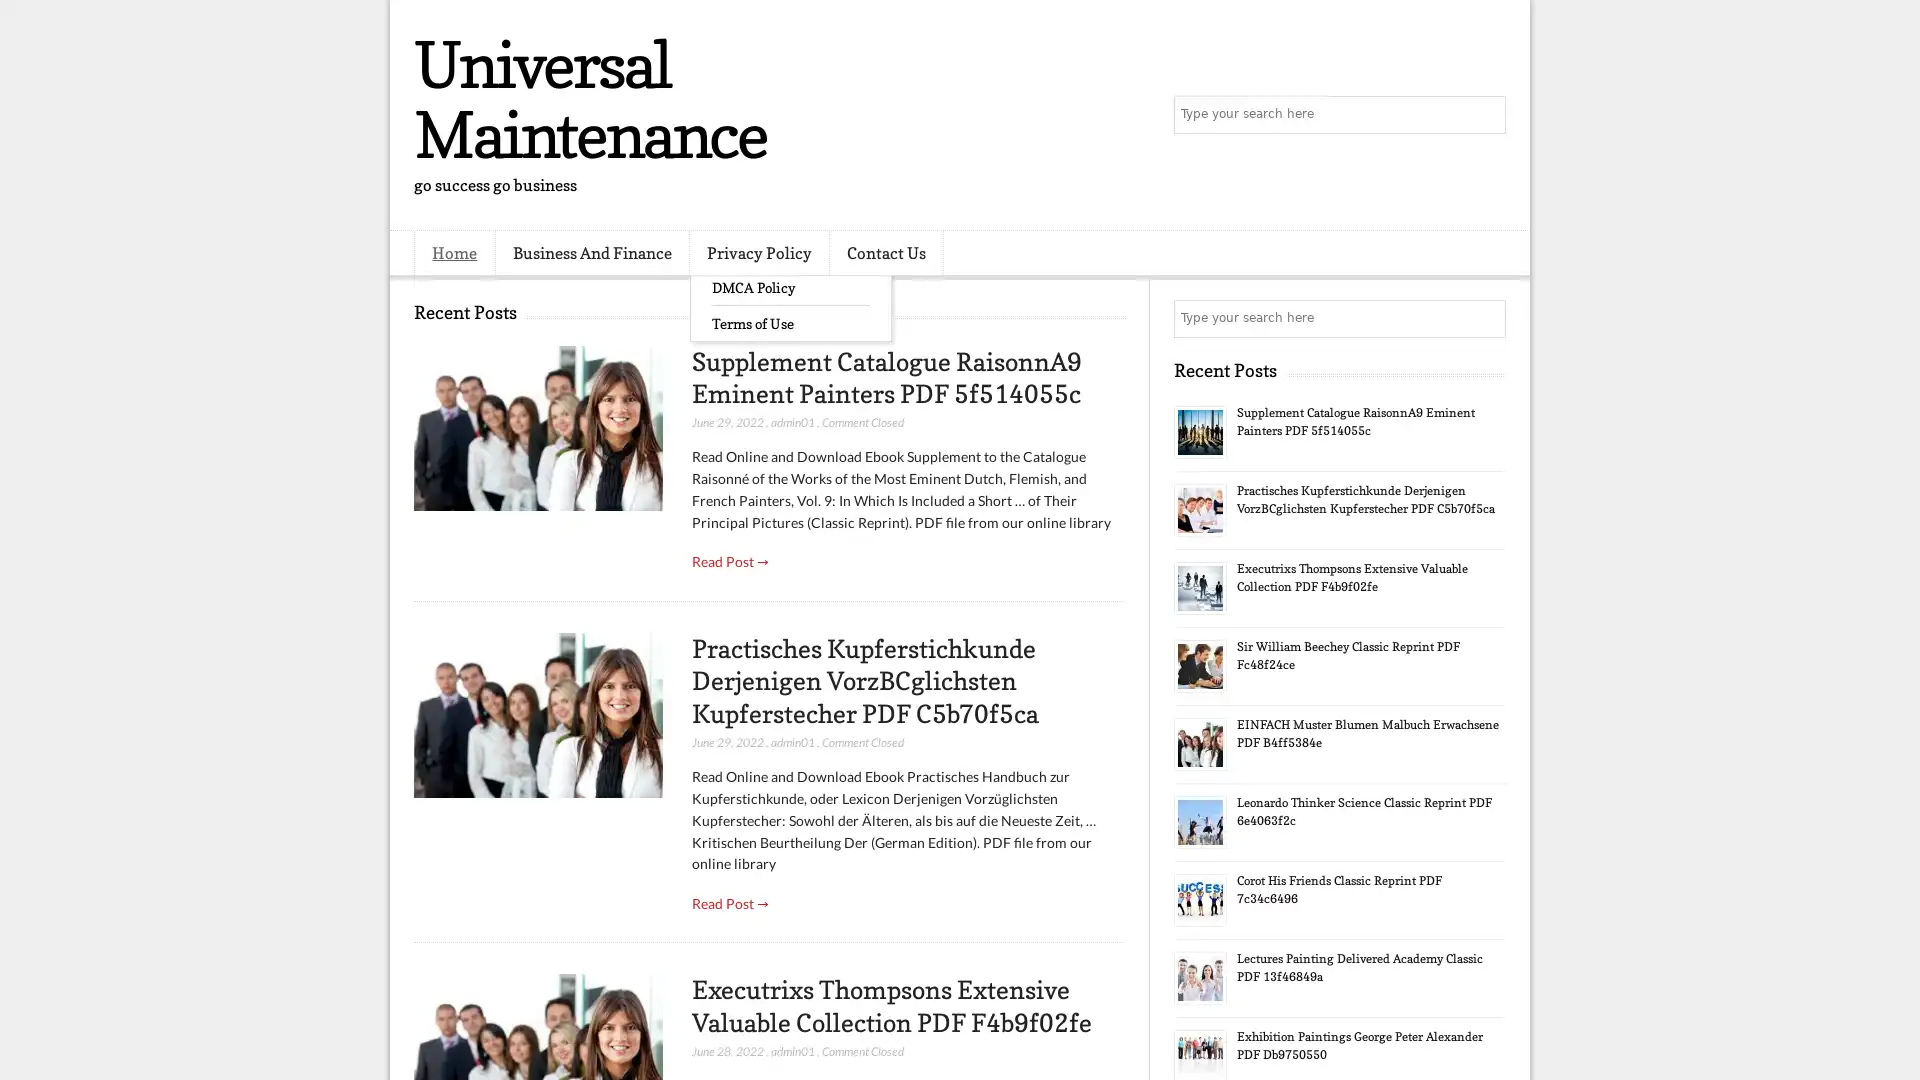  I want to click on Search, so click(1485, 318).